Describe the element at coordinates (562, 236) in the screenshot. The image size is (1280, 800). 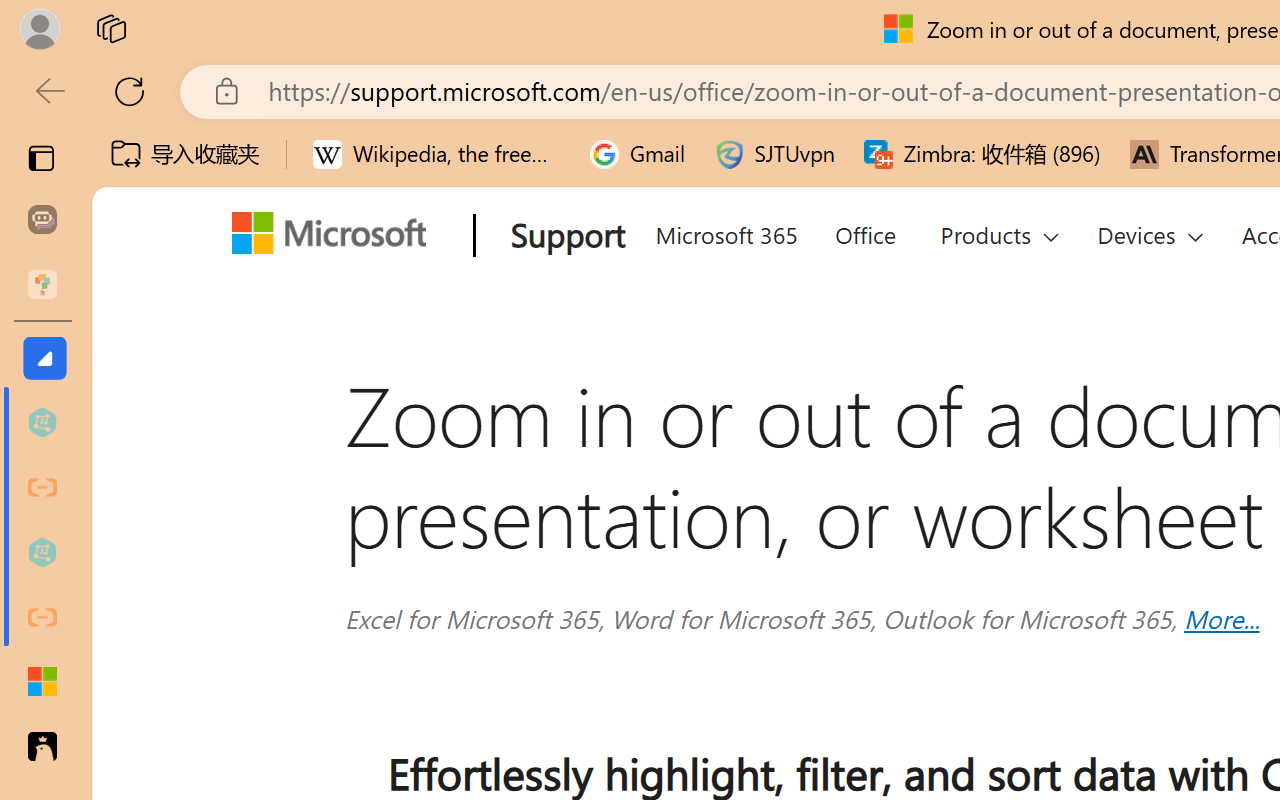
I see `'Support'` at that location.